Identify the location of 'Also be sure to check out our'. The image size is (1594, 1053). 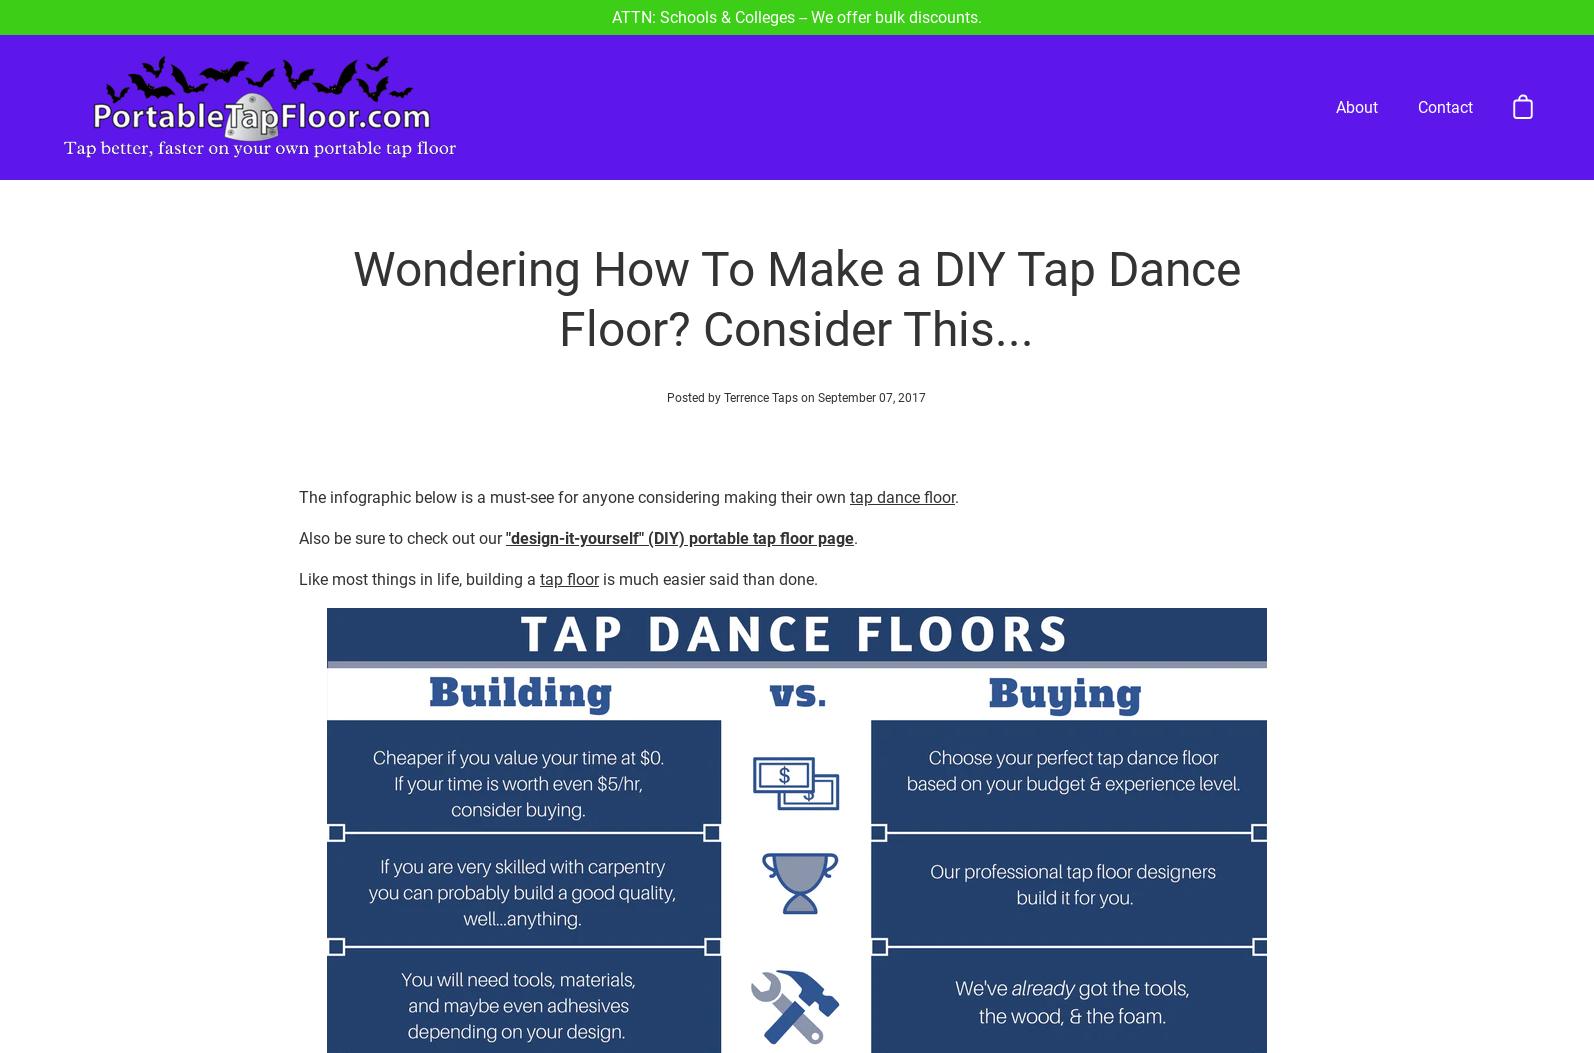
(400, 463).